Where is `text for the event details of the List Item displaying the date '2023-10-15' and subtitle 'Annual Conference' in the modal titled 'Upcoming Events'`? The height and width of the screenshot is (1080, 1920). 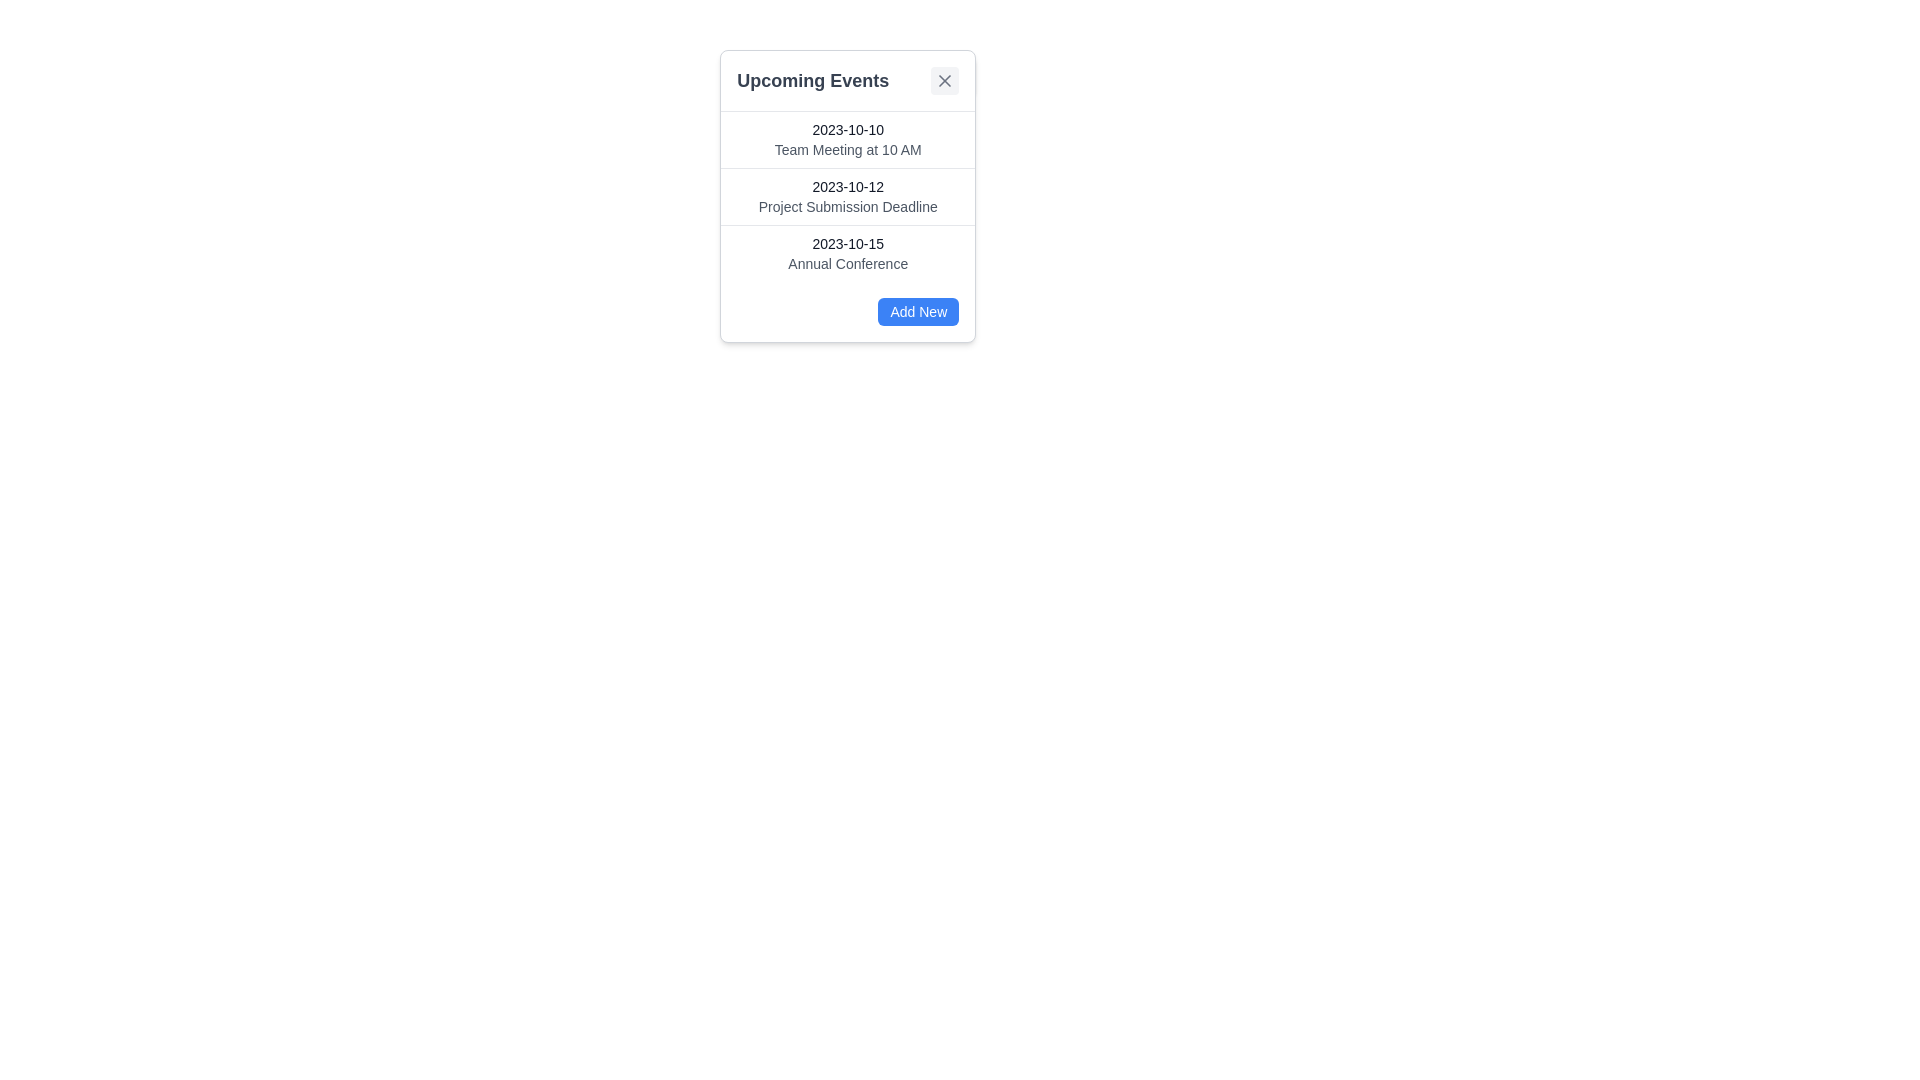 text for the event details of the List Item displaying the date '2023-10-15' and subtitle 'Annual Conference' in the modal titled 'Upcoming Events' is located at coordinates (848, 252).